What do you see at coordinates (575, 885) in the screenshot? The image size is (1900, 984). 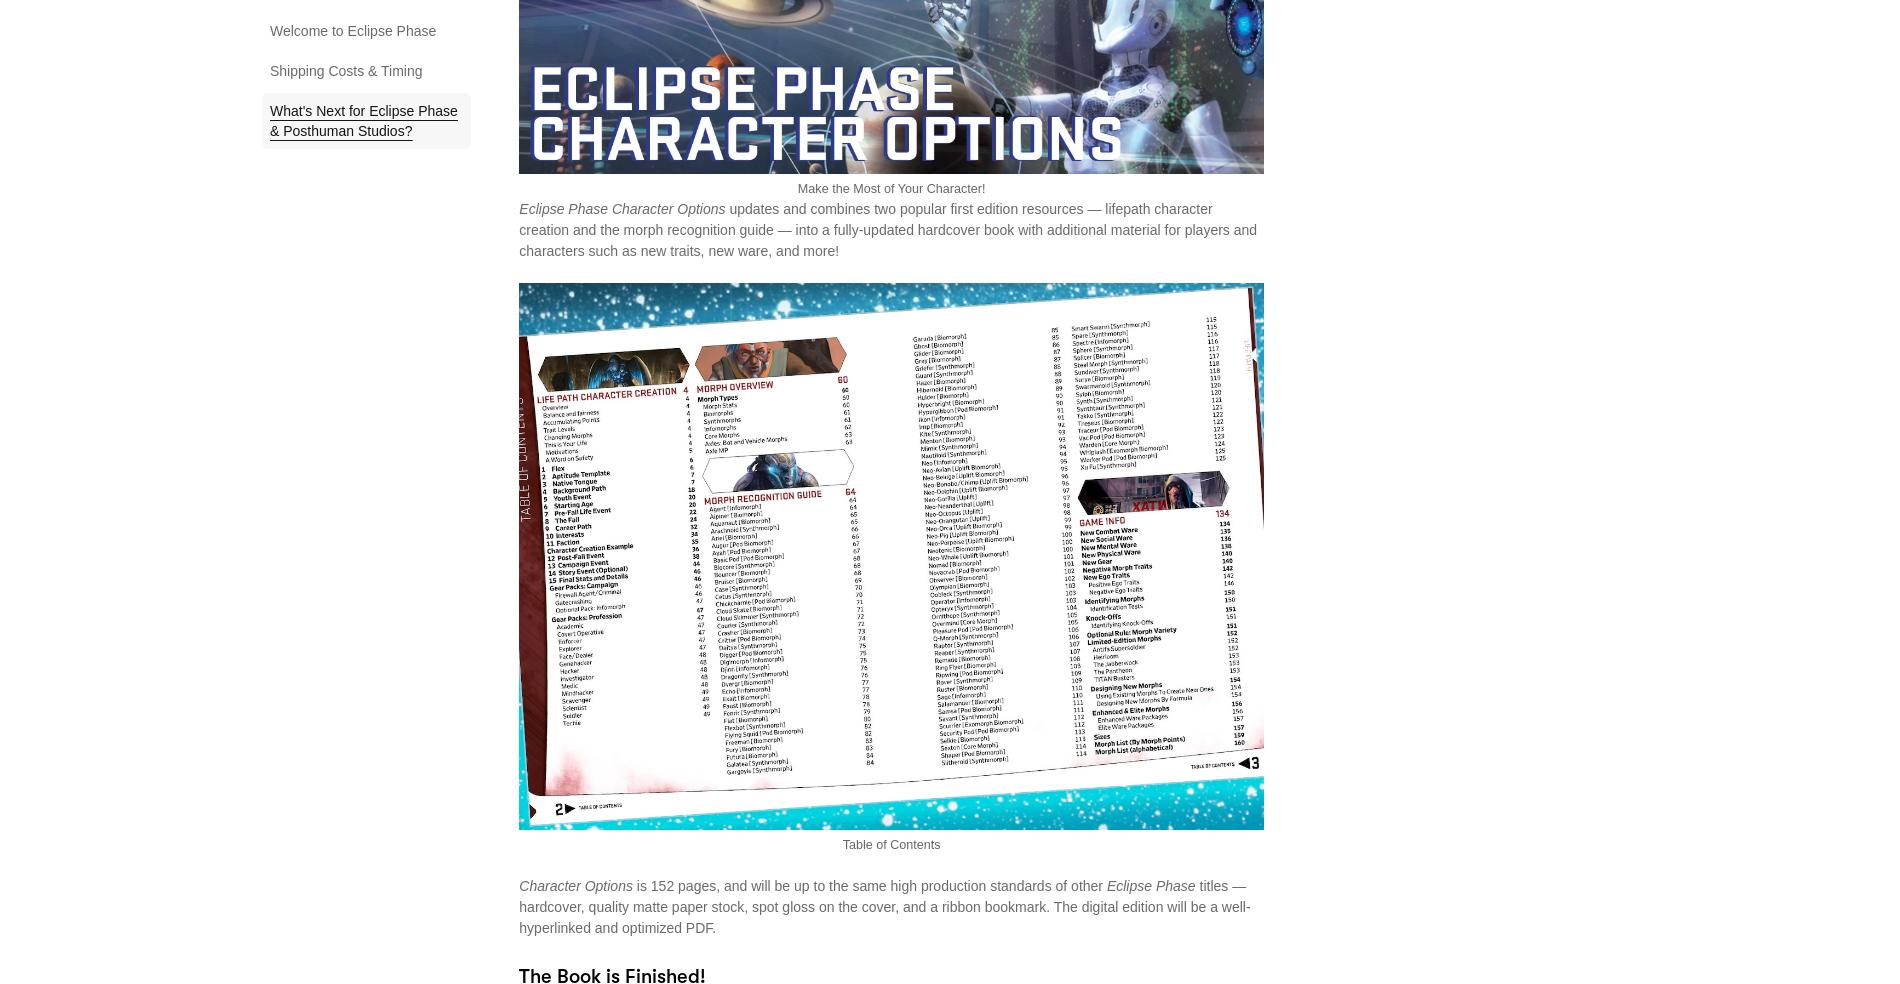 I see `'Character Options'` at bounding box center [575, 885].